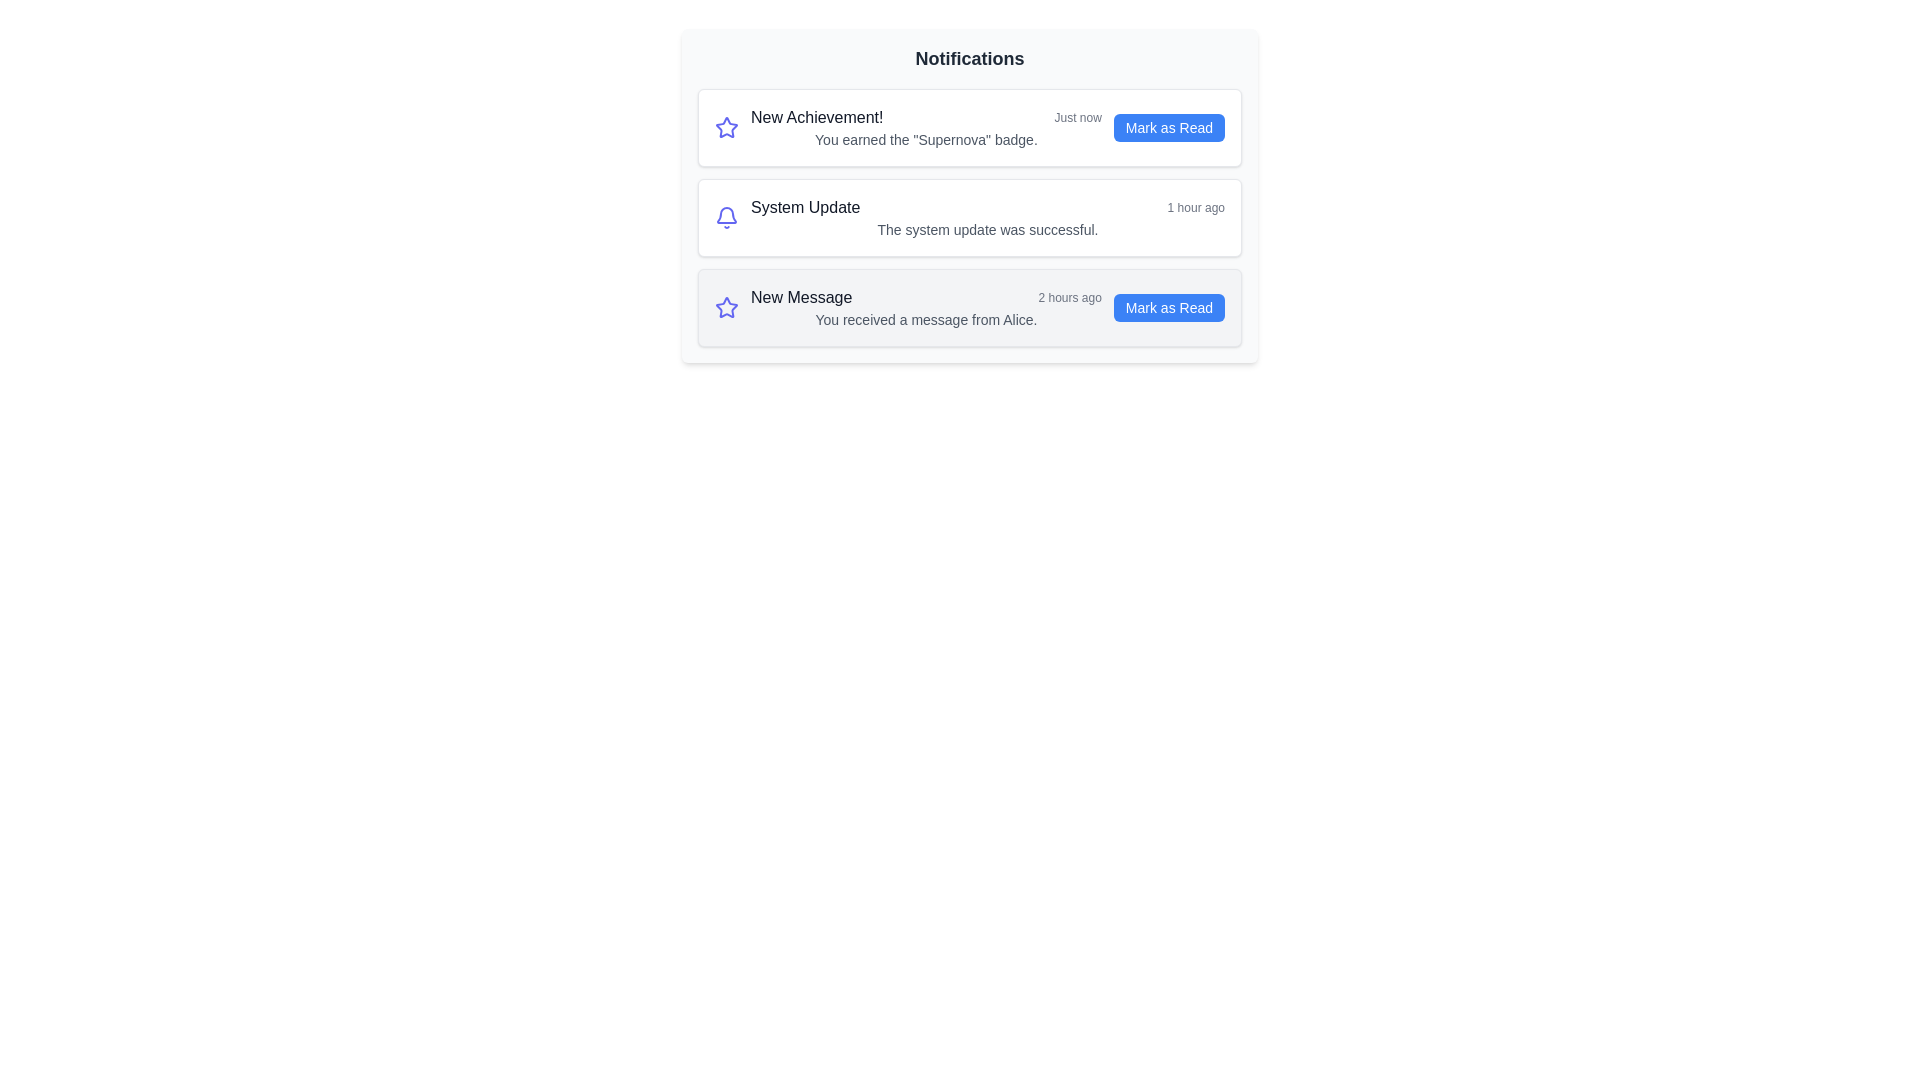 This screenshot has width=1920, height=1080. Describe the element at coordinates (1169, 308) in the screenshot. I see `the blue 'Mark as Read' button with rounded corners in the rightmost position of the 'New Message' notification card to mark the notification as read` at that location.